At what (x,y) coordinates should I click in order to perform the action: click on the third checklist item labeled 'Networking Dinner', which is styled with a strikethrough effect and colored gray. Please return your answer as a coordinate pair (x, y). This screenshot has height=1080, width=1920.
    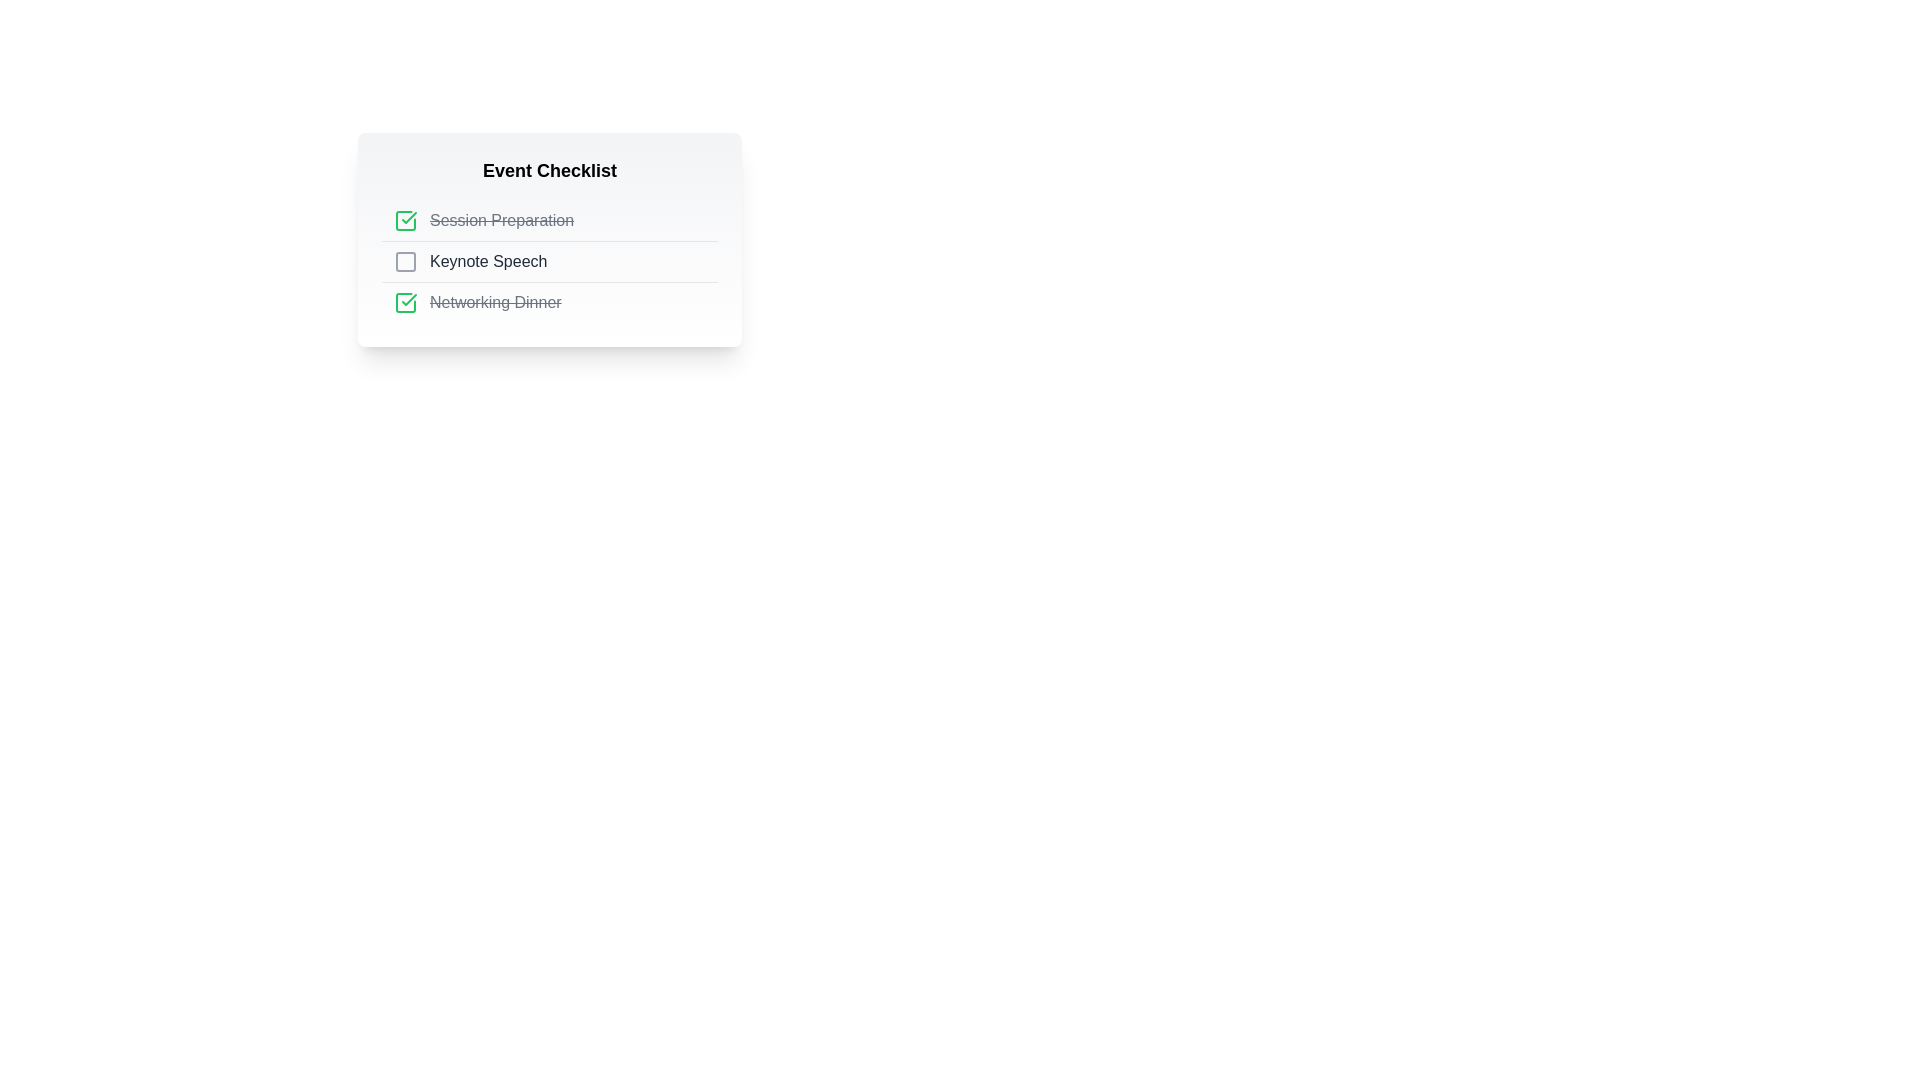
    Looking at the image, I should click on (495, 303).